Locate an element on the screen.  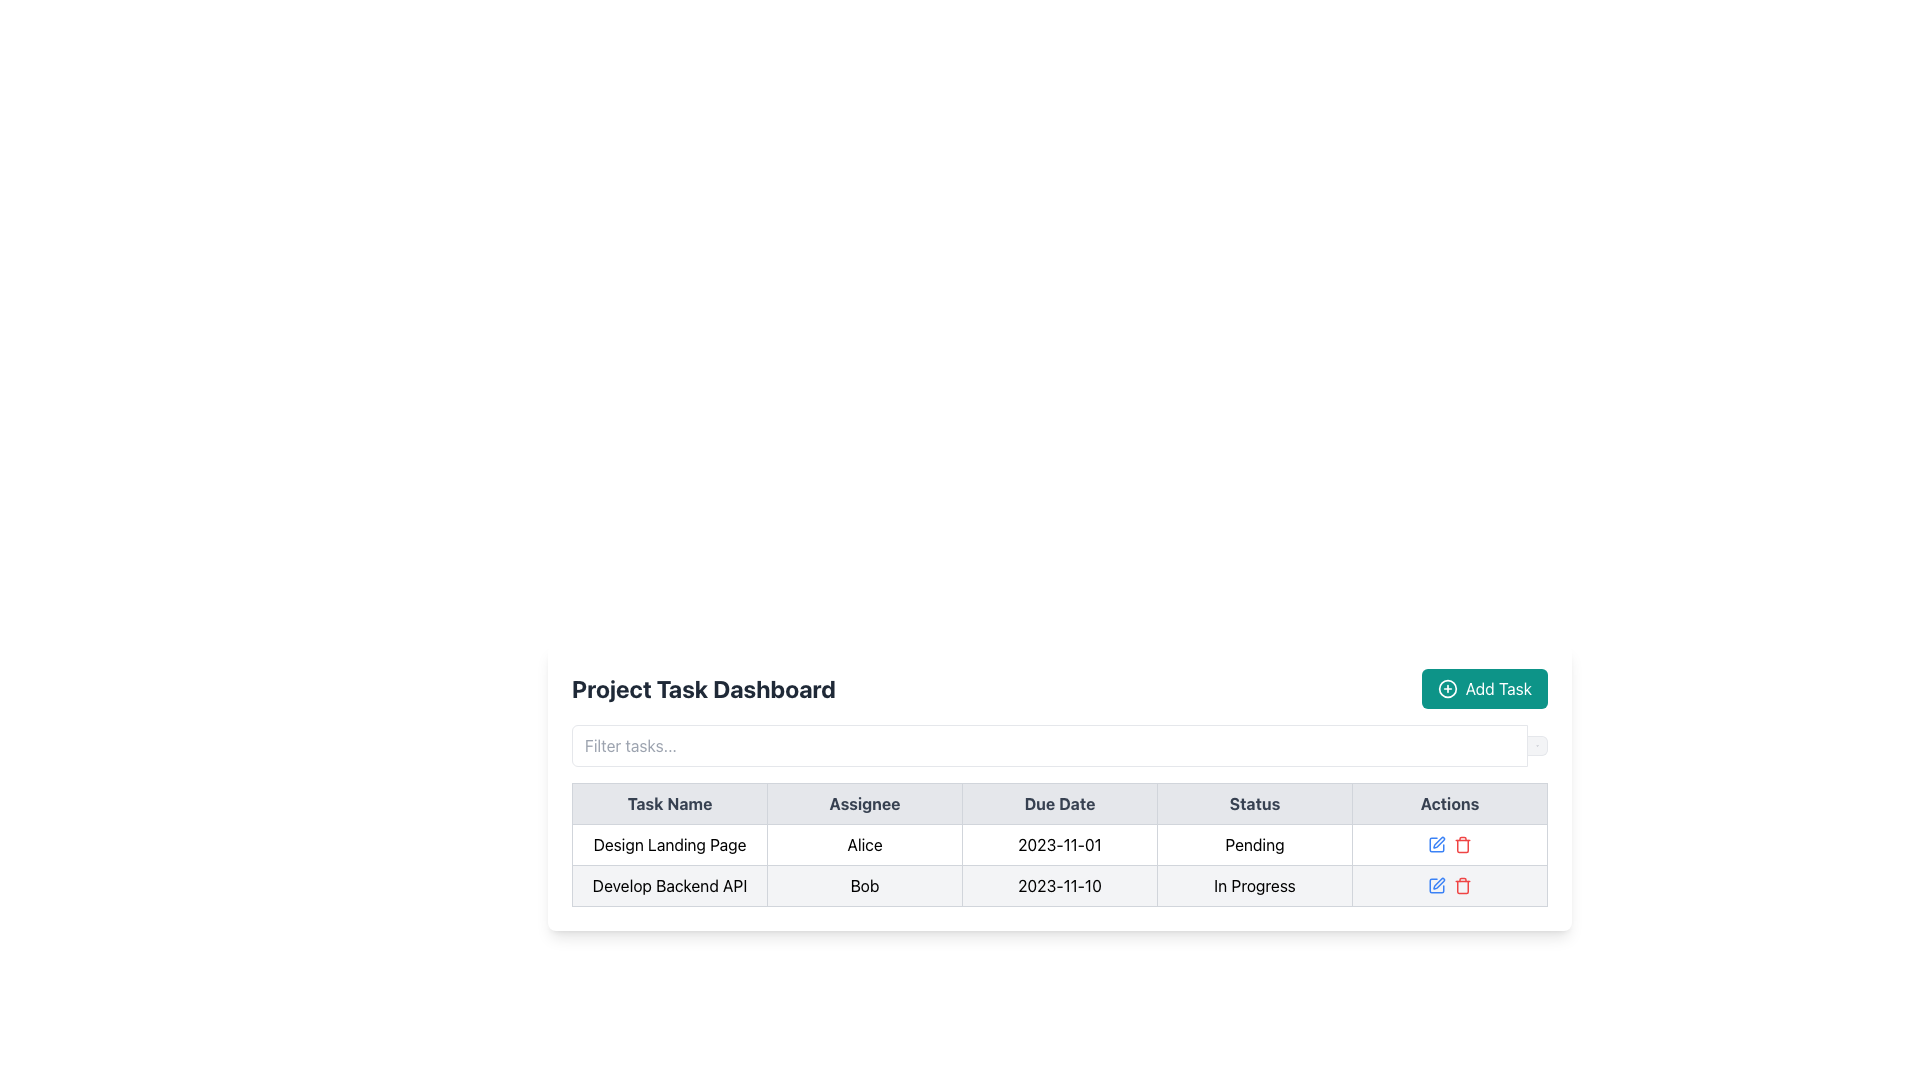
the table header cell labeled 'Actions', which is the fifth column header in the task management dashboard table is located at coordinates (1449, 802).